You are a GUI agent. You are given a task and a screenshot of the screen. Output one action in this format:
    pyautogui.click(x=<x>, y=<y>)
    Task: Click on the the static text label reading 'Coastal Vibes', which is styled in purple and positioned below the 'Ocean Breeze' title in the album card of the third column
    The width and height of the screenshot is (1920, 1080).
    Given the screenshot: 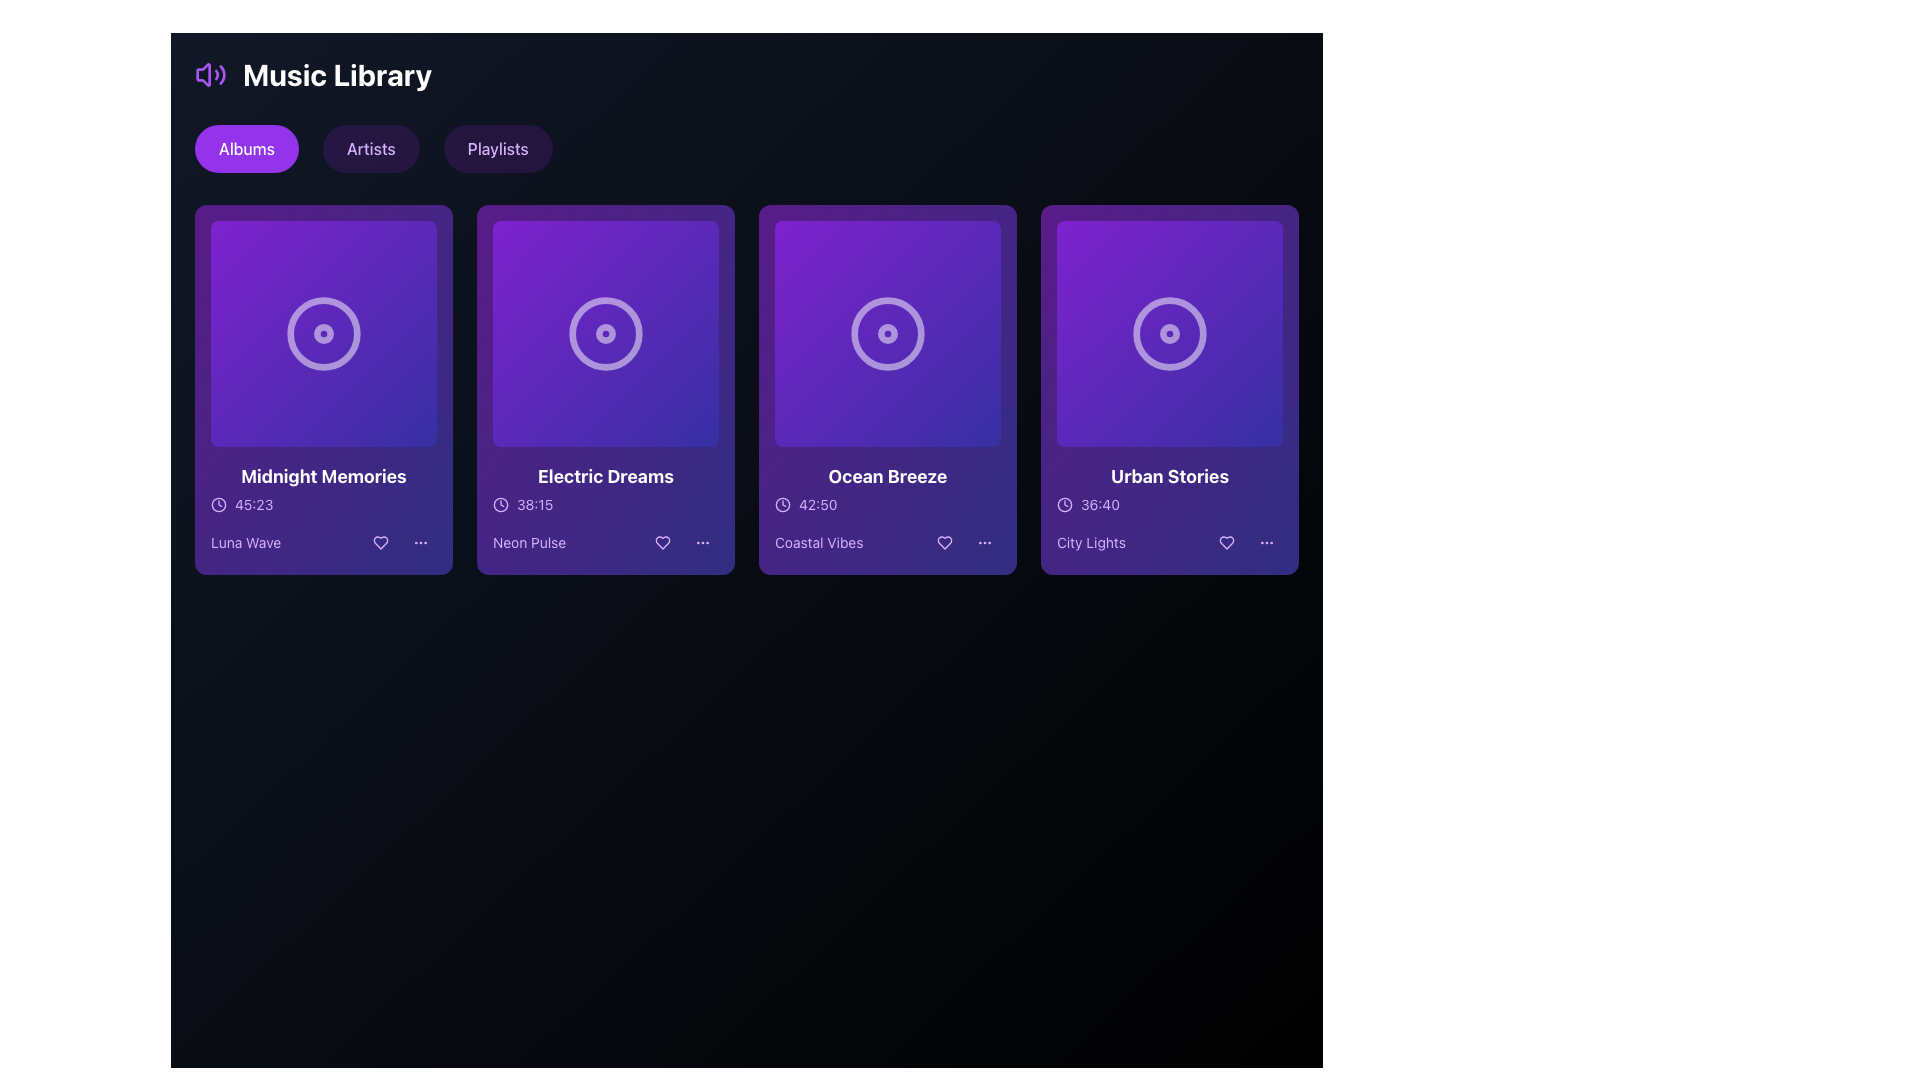 What is the action you would take?
    pyautogui.click(x=819, y=543)
    